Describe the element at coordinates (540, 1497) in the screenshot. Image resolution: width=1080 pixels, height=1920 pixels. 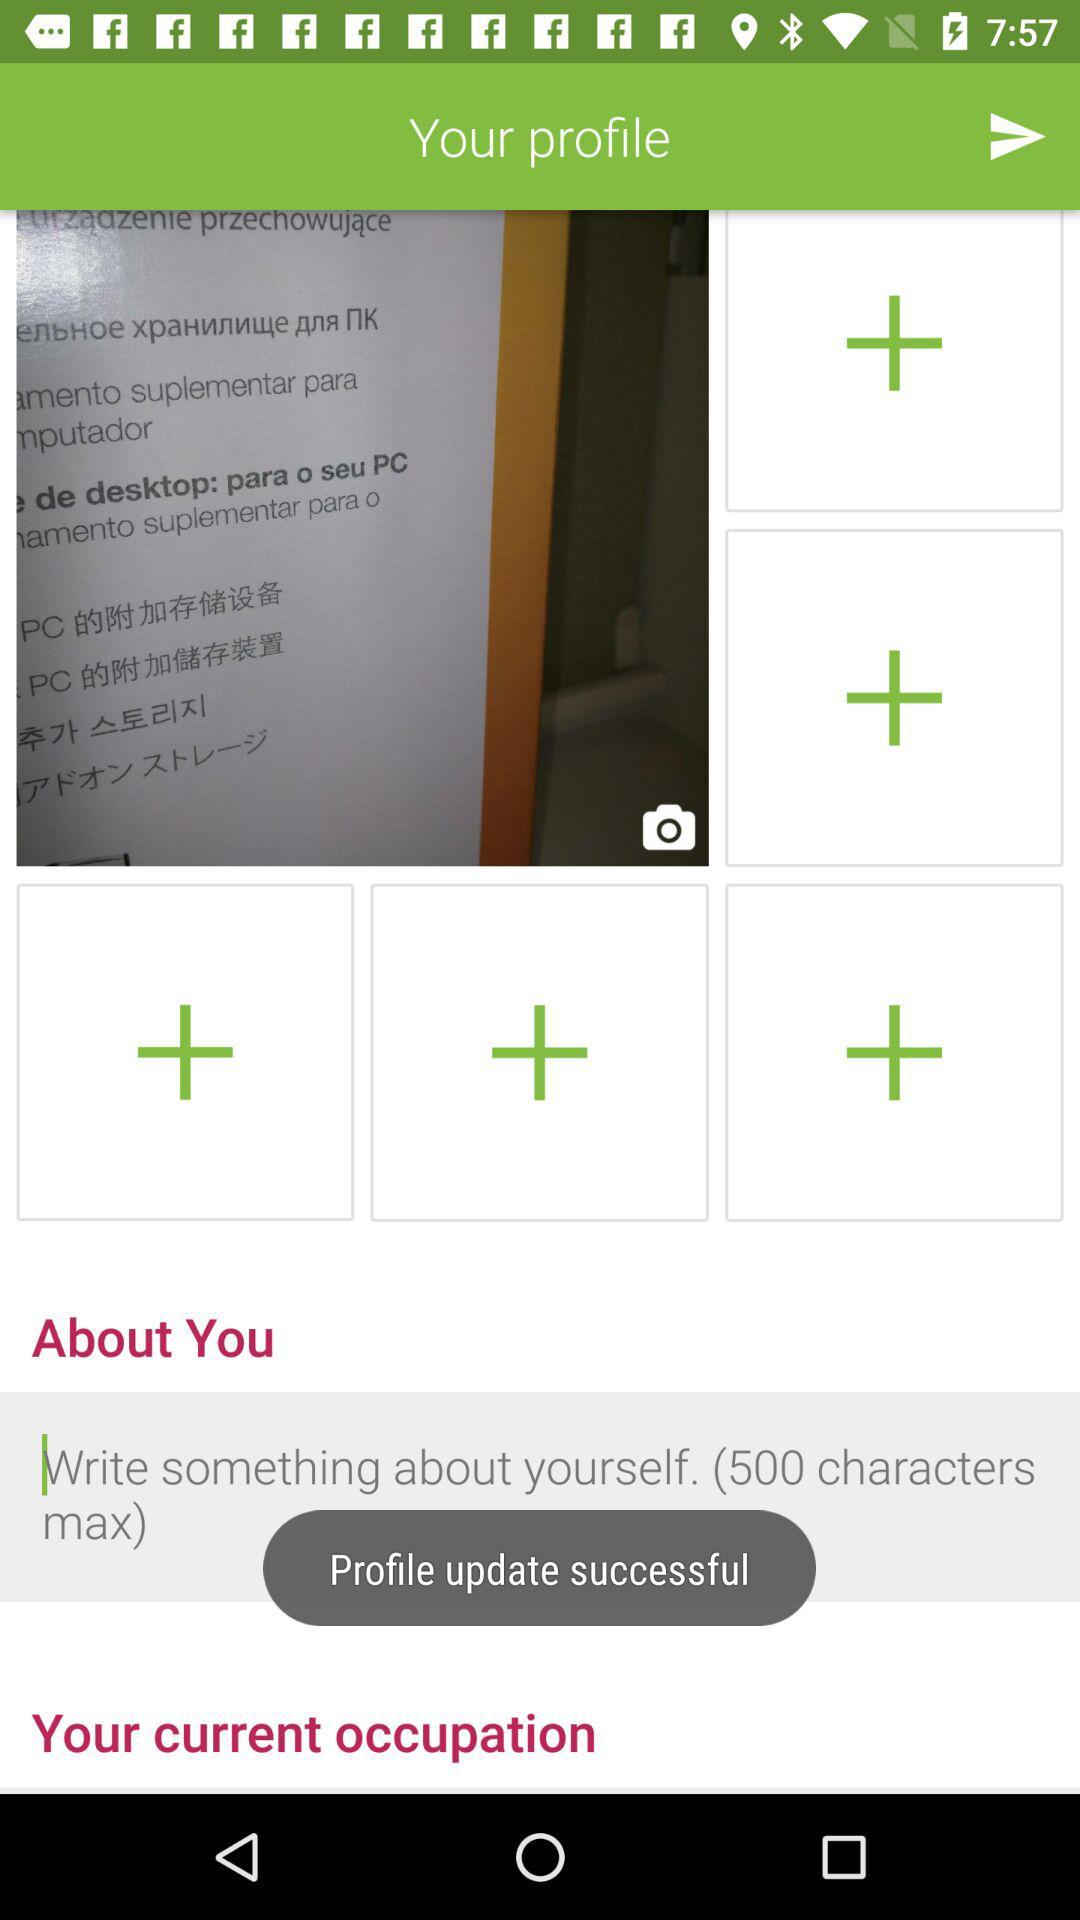
I see `write entry` at that location.